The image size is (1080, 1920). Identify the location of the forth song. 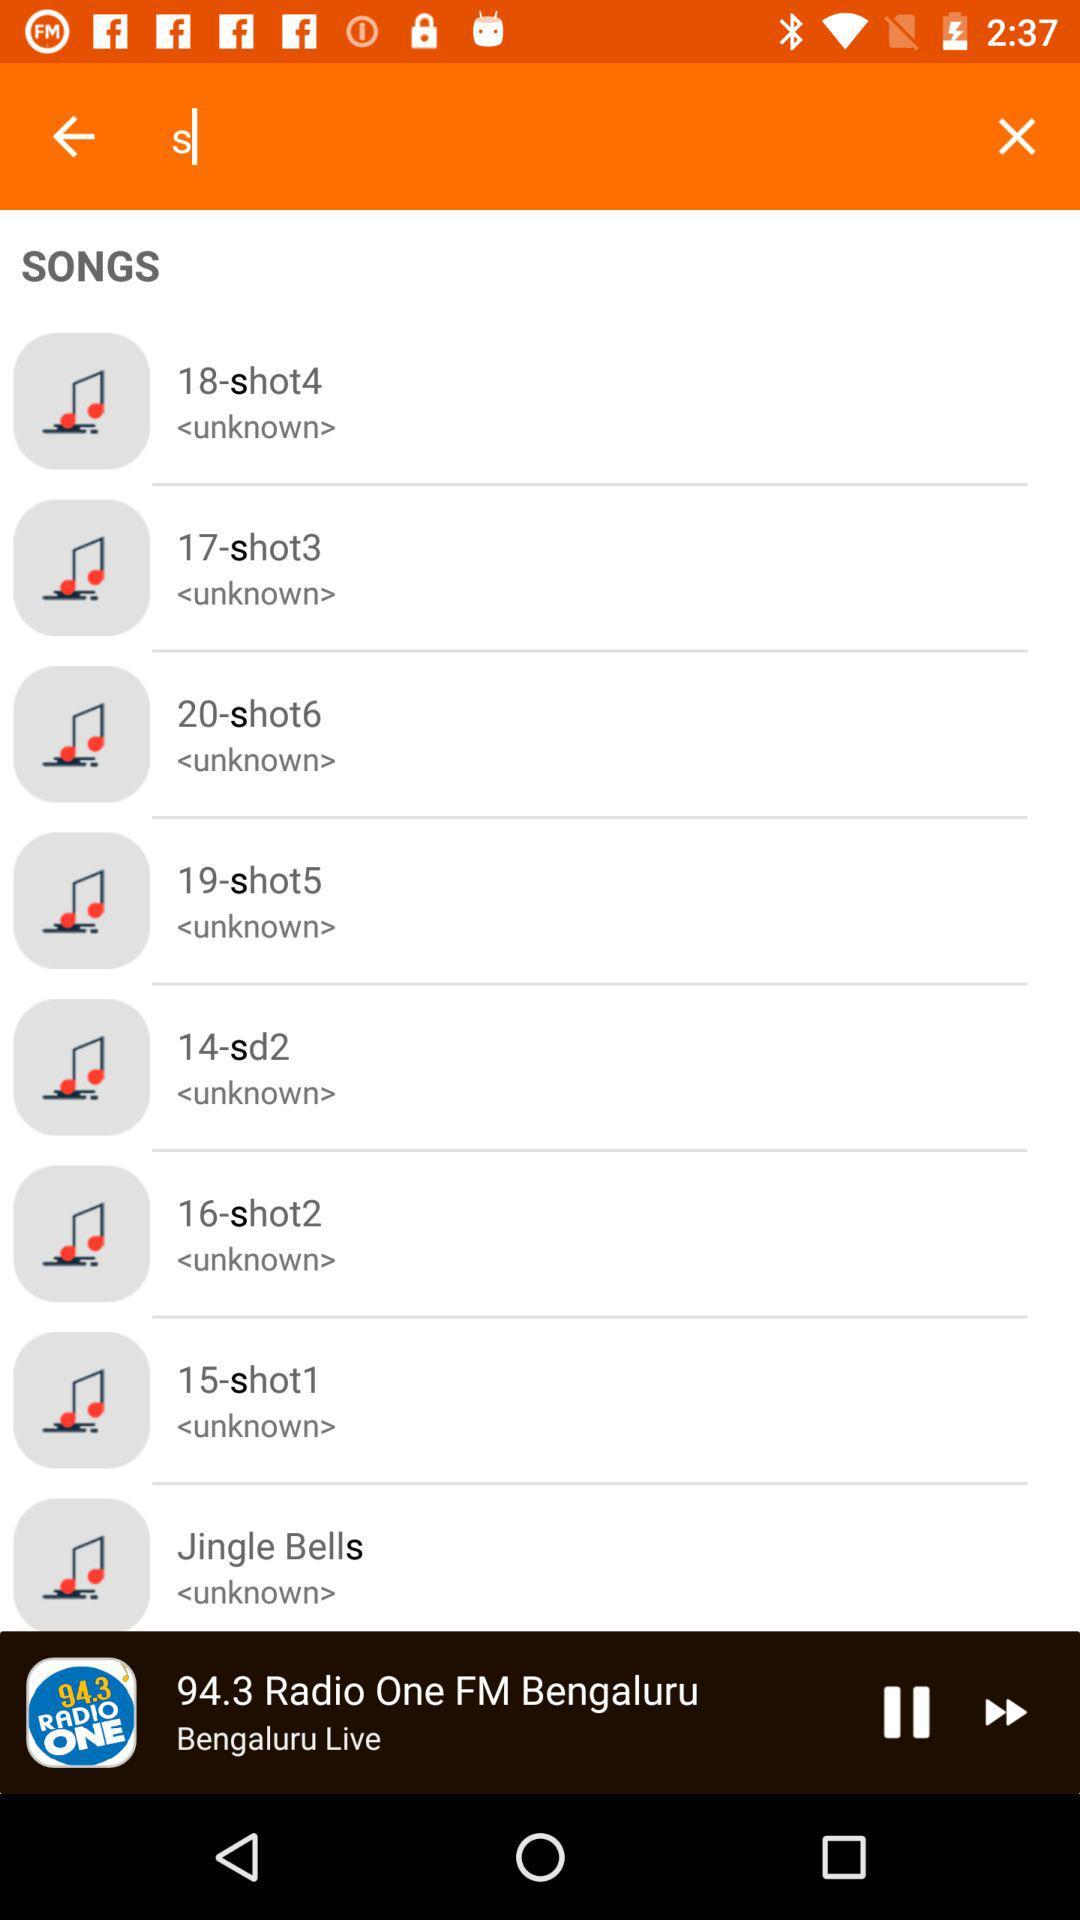
(627, 899).